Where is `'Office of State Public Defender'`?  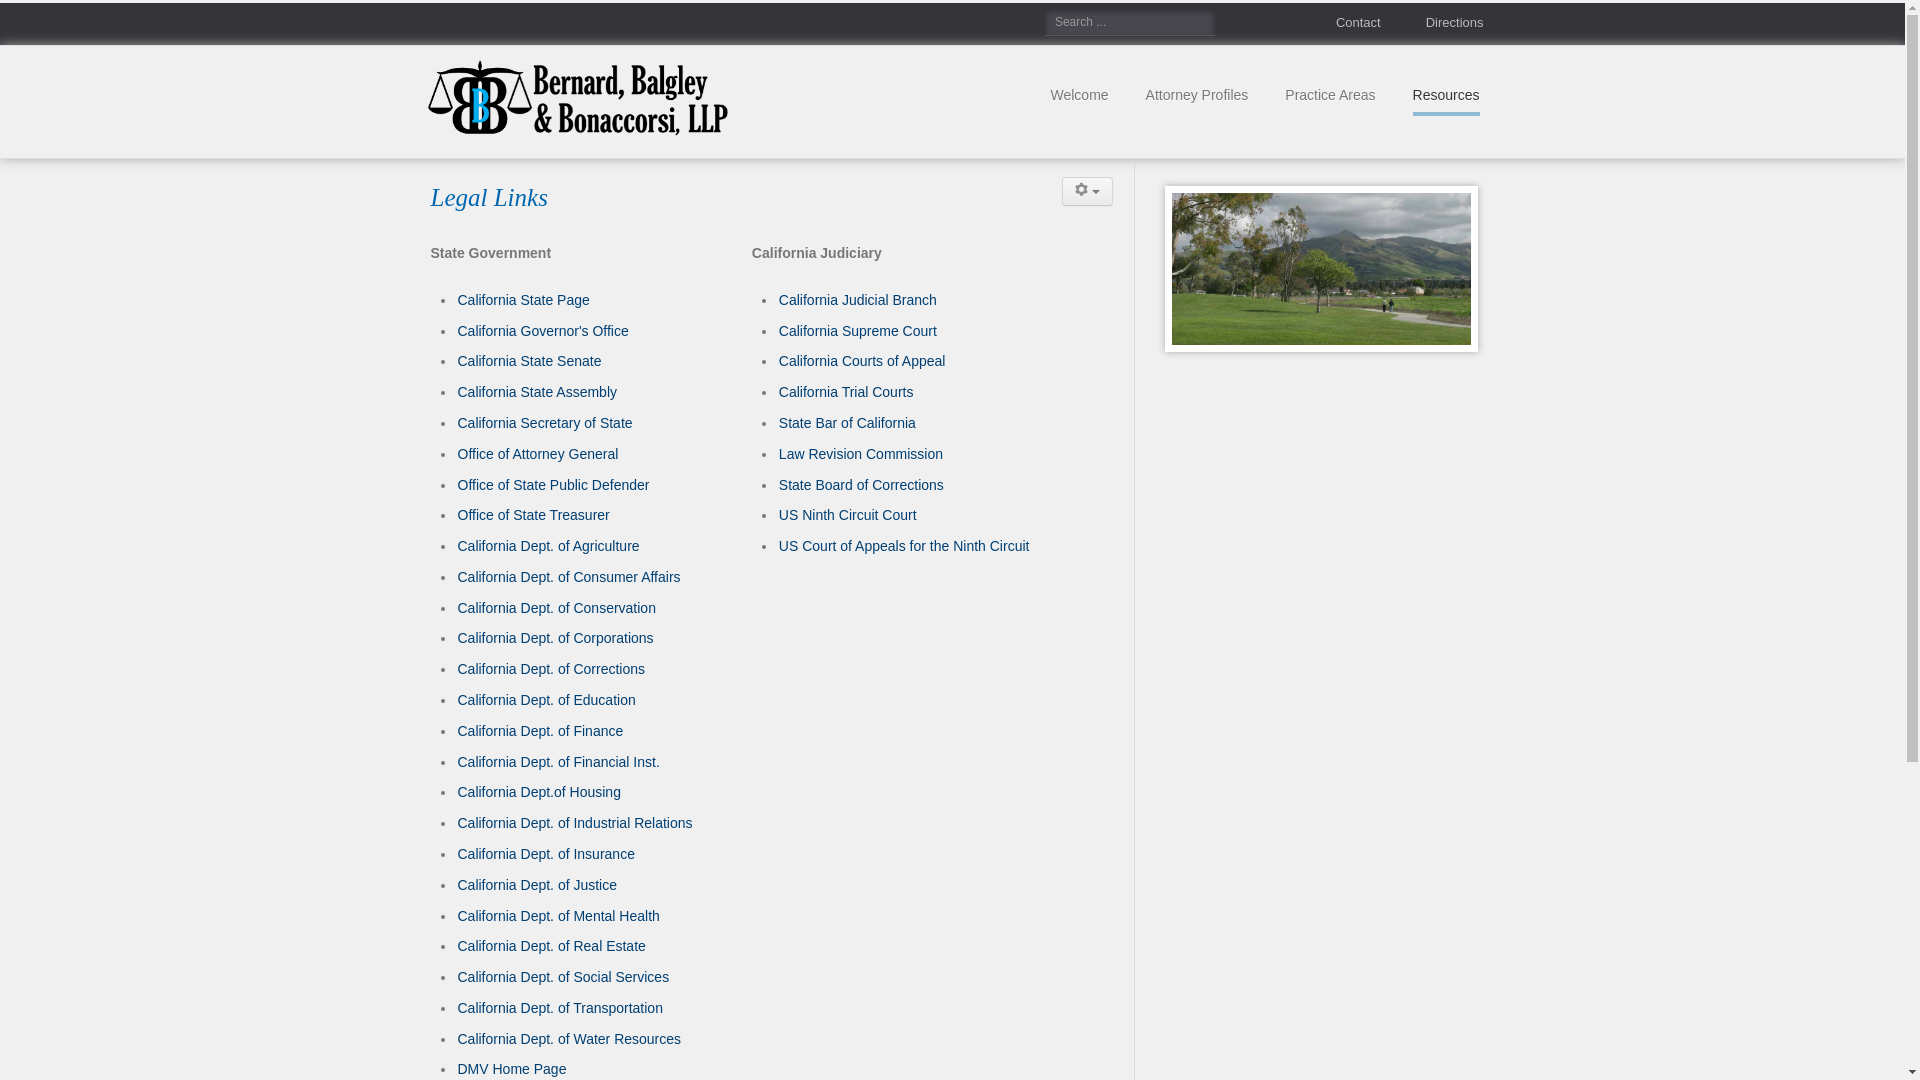 'Office of State Public Defender' is located at coordinates (553, 485).